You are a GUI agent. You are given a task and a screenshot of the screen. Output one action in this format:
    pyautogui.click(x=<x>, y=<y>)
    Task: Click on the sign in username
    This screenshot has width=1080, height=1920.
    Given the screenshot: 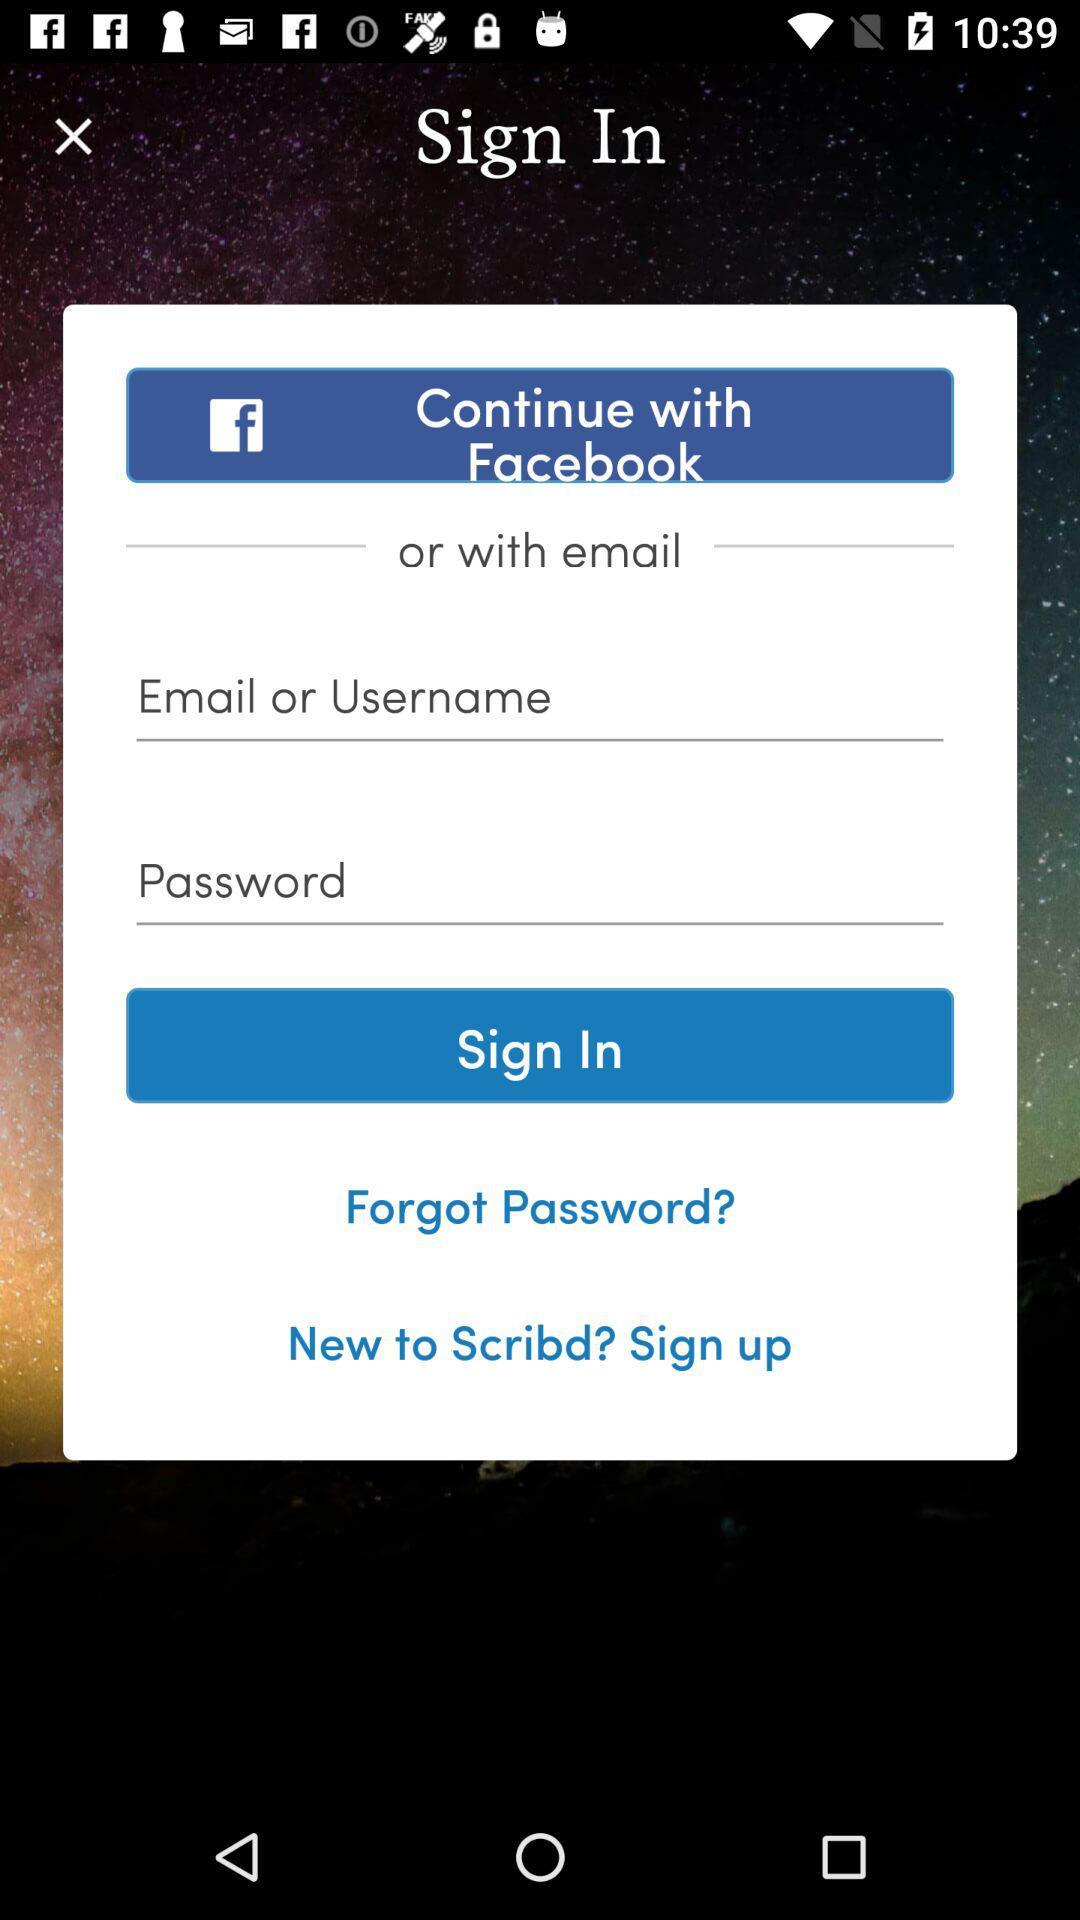 What is the action you would take?
    pyautogui.click(x=540, y=701)
    